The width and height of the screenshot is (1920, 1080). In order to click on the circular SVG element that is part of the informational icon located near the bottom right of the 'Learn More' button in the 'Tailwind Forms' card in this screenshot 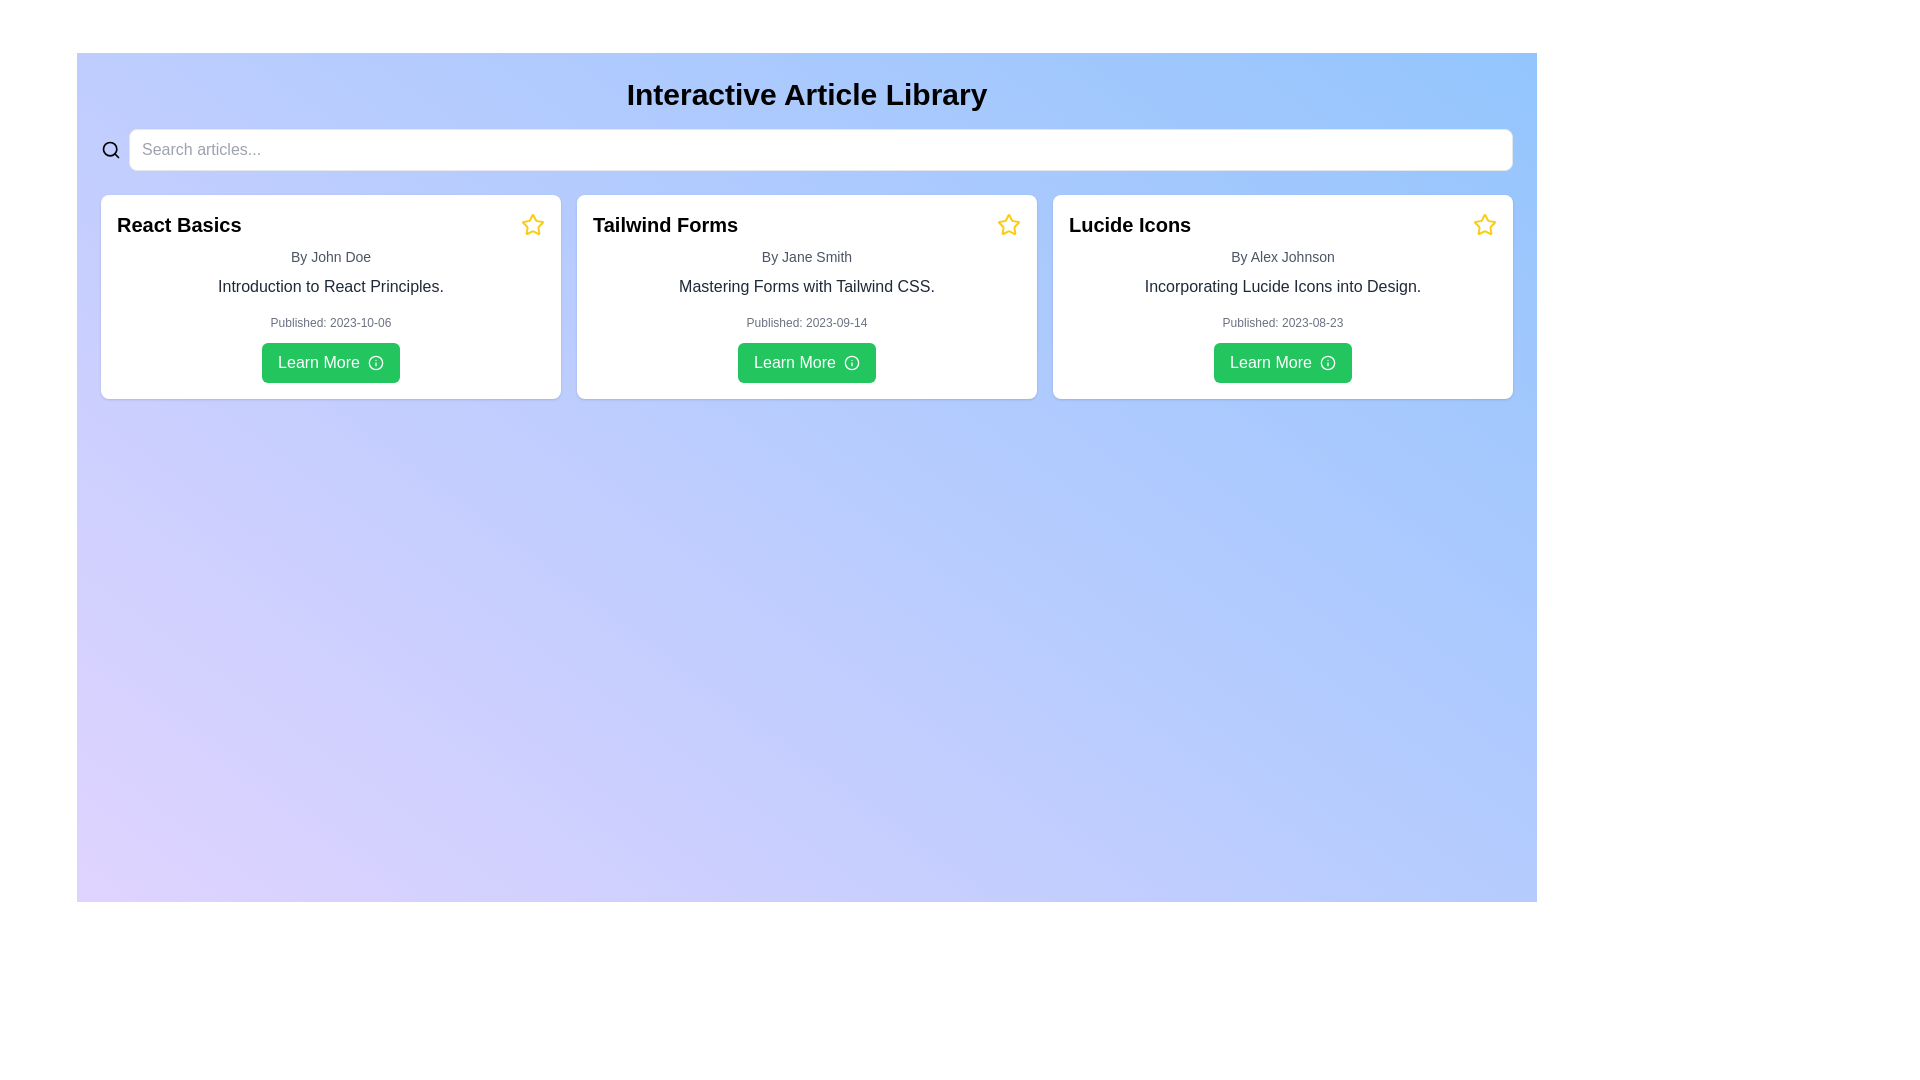, I will do `click(851, 362)`.